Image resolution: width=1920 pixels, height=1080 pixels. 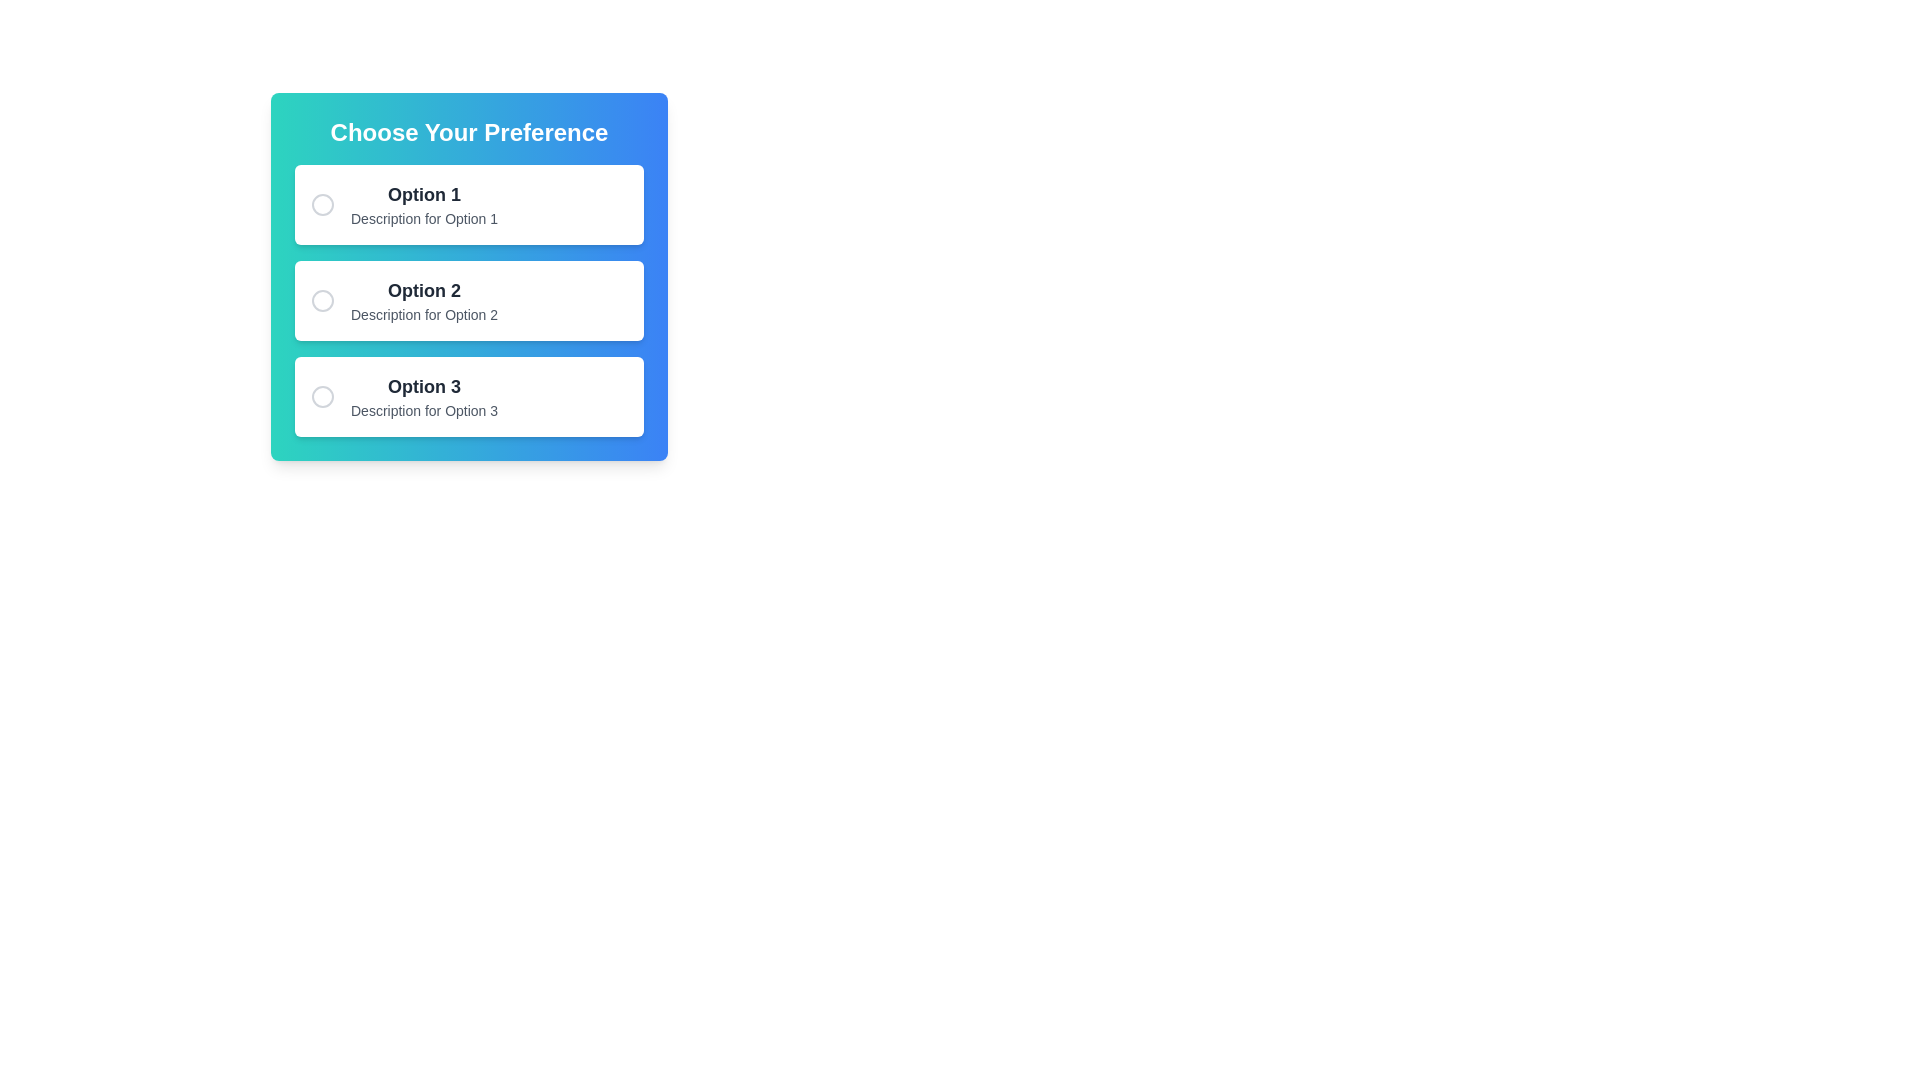 I want to click on the third radio button in the vertical list, which represents the unselected state for 'Option 3', so click(x=322, y=397).